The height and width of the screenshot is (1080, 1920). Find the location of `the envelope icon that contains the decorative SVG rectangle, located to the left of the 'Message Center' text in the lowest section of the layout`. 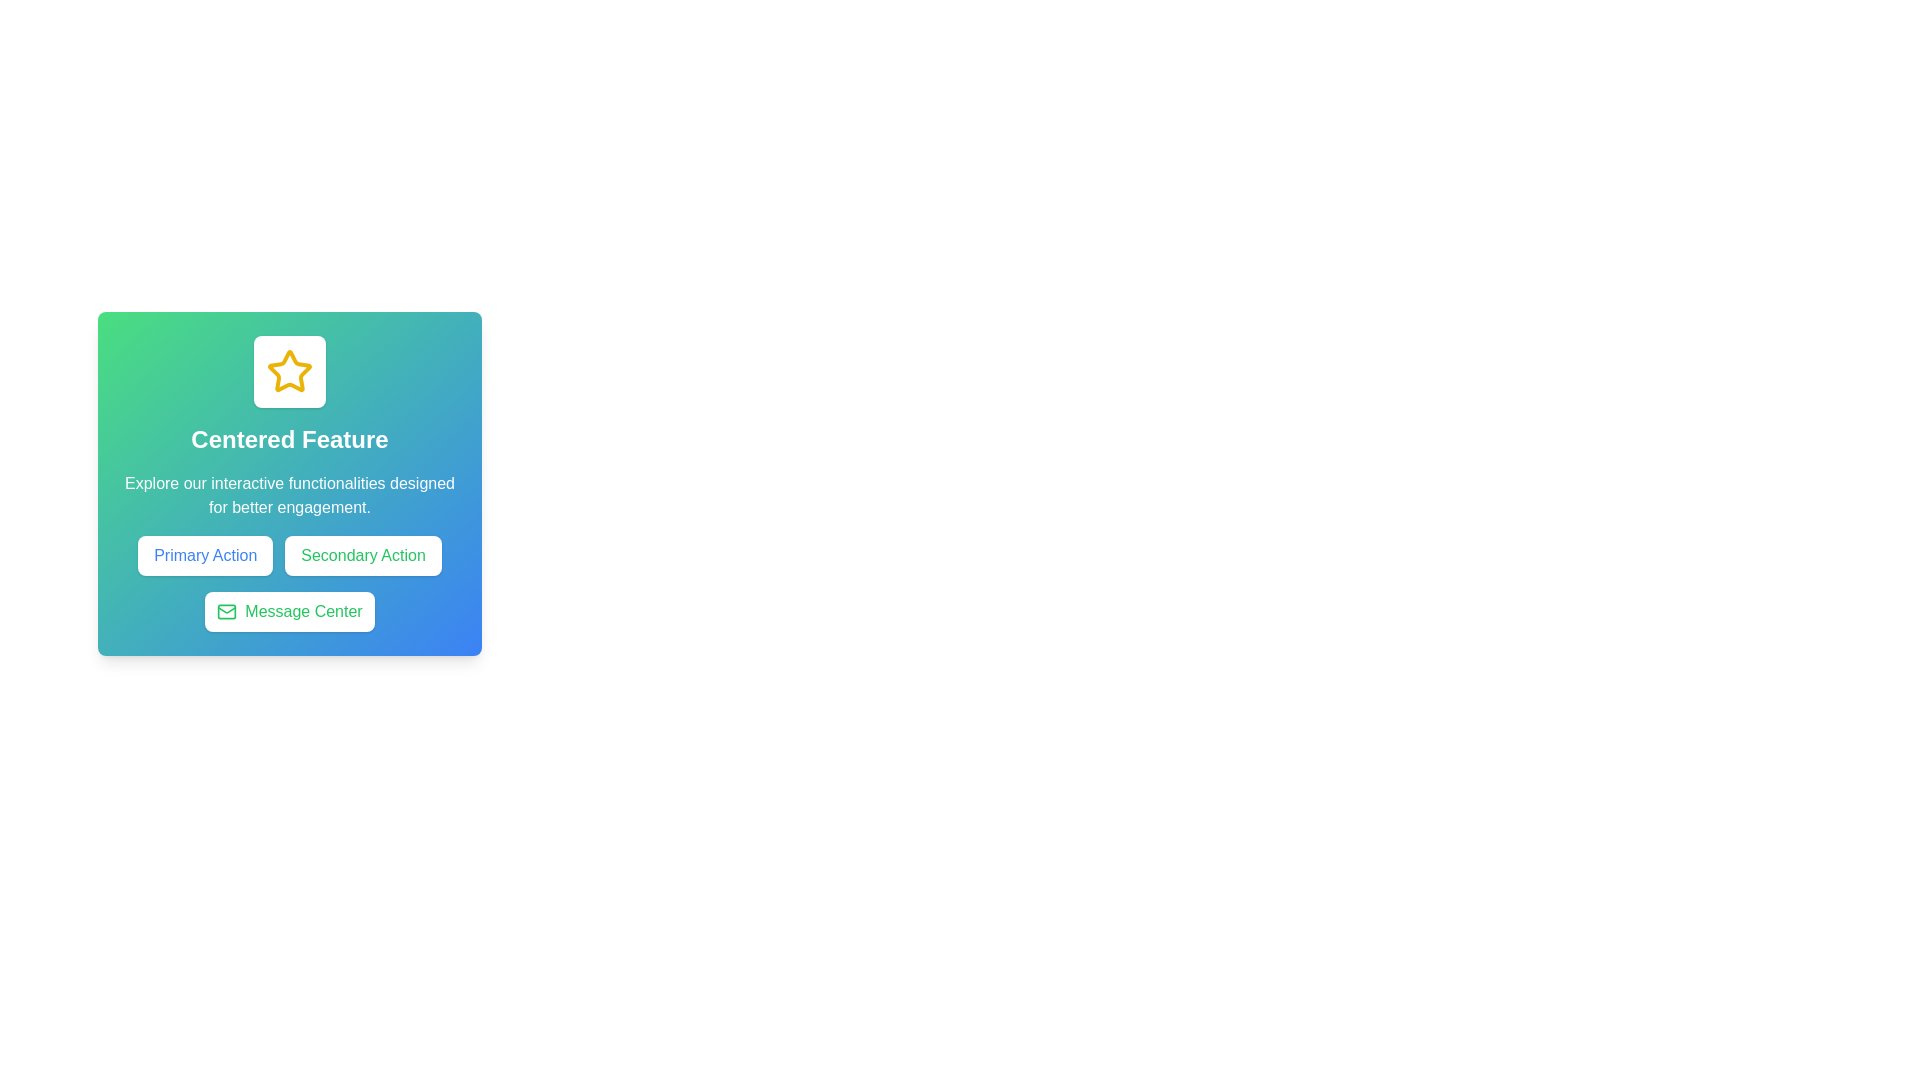

the envelope icon that contains the decorative SVG rectangle, located to the left of the 'Message Center' text in the lowest section of the layout is located at coordinates (227, 611).